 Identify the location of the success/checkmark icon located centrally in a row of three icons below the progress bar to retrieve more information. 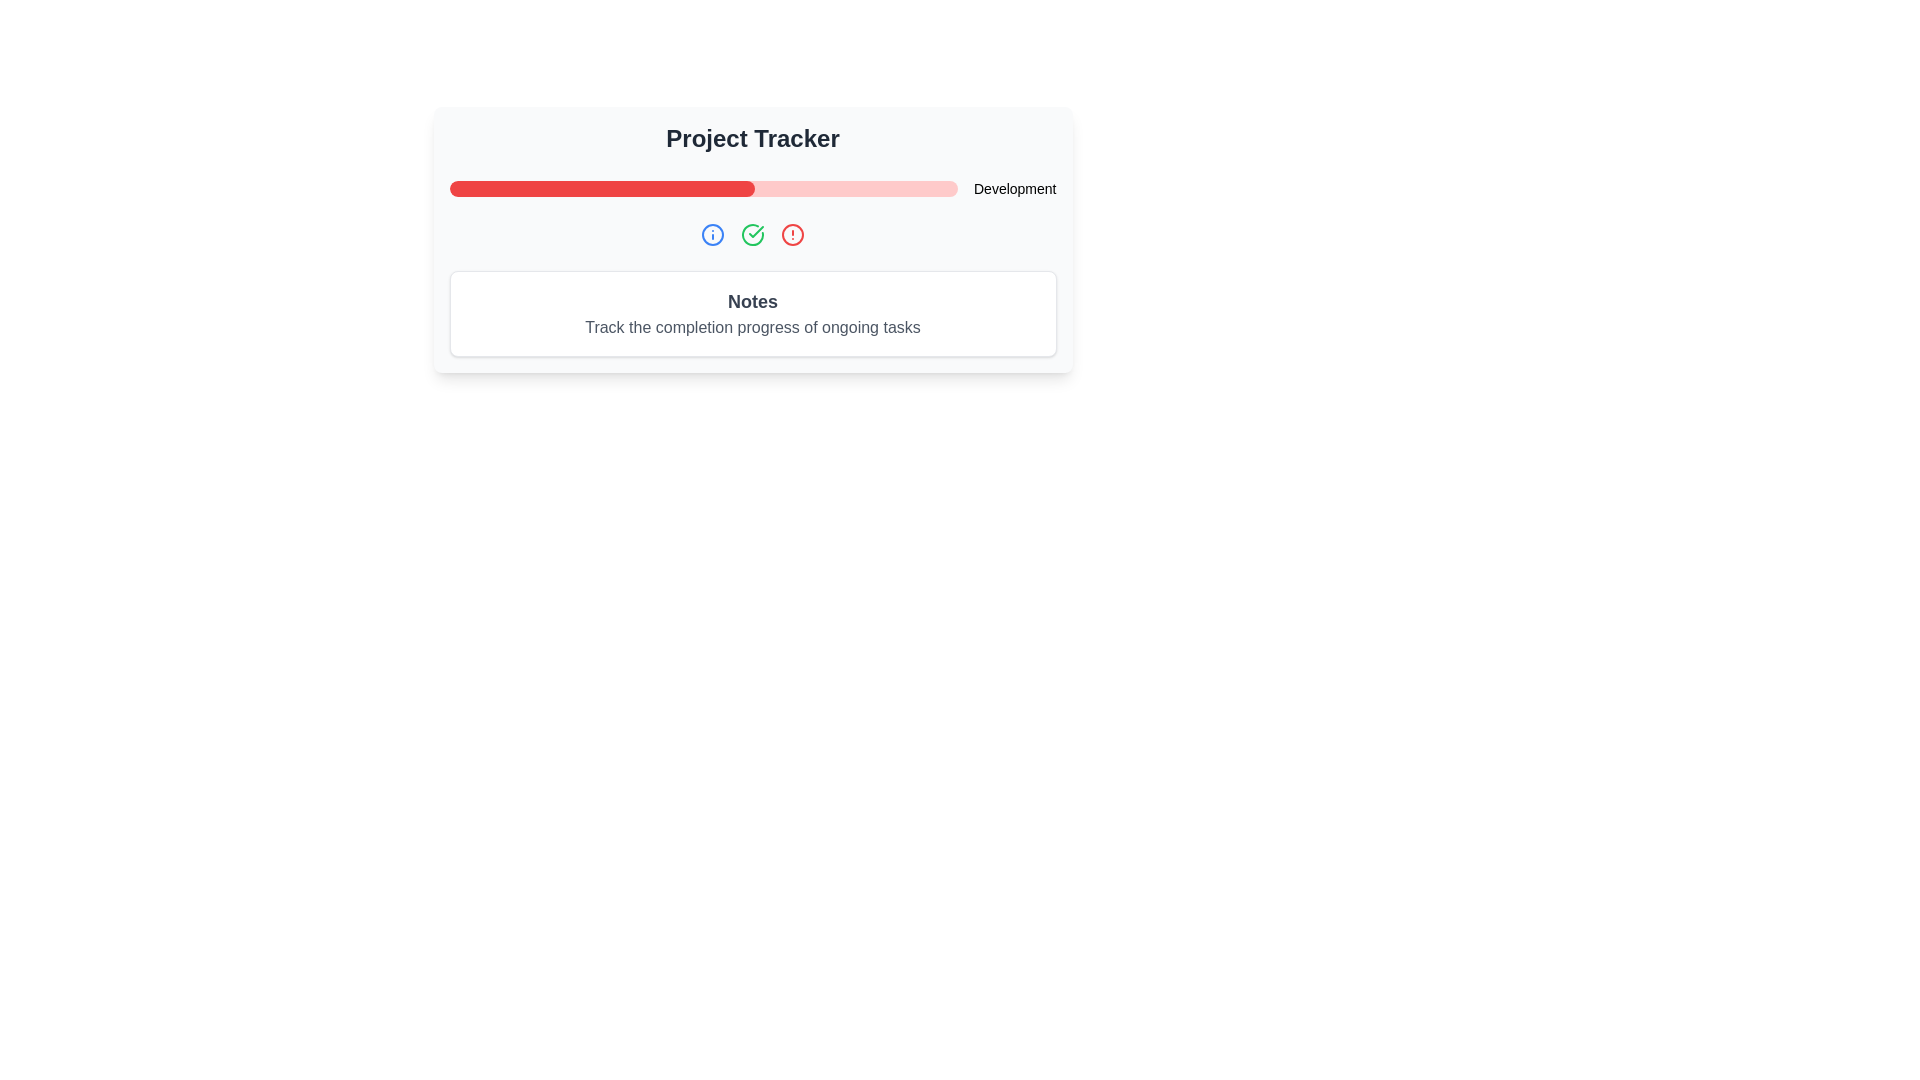
(752, 234).